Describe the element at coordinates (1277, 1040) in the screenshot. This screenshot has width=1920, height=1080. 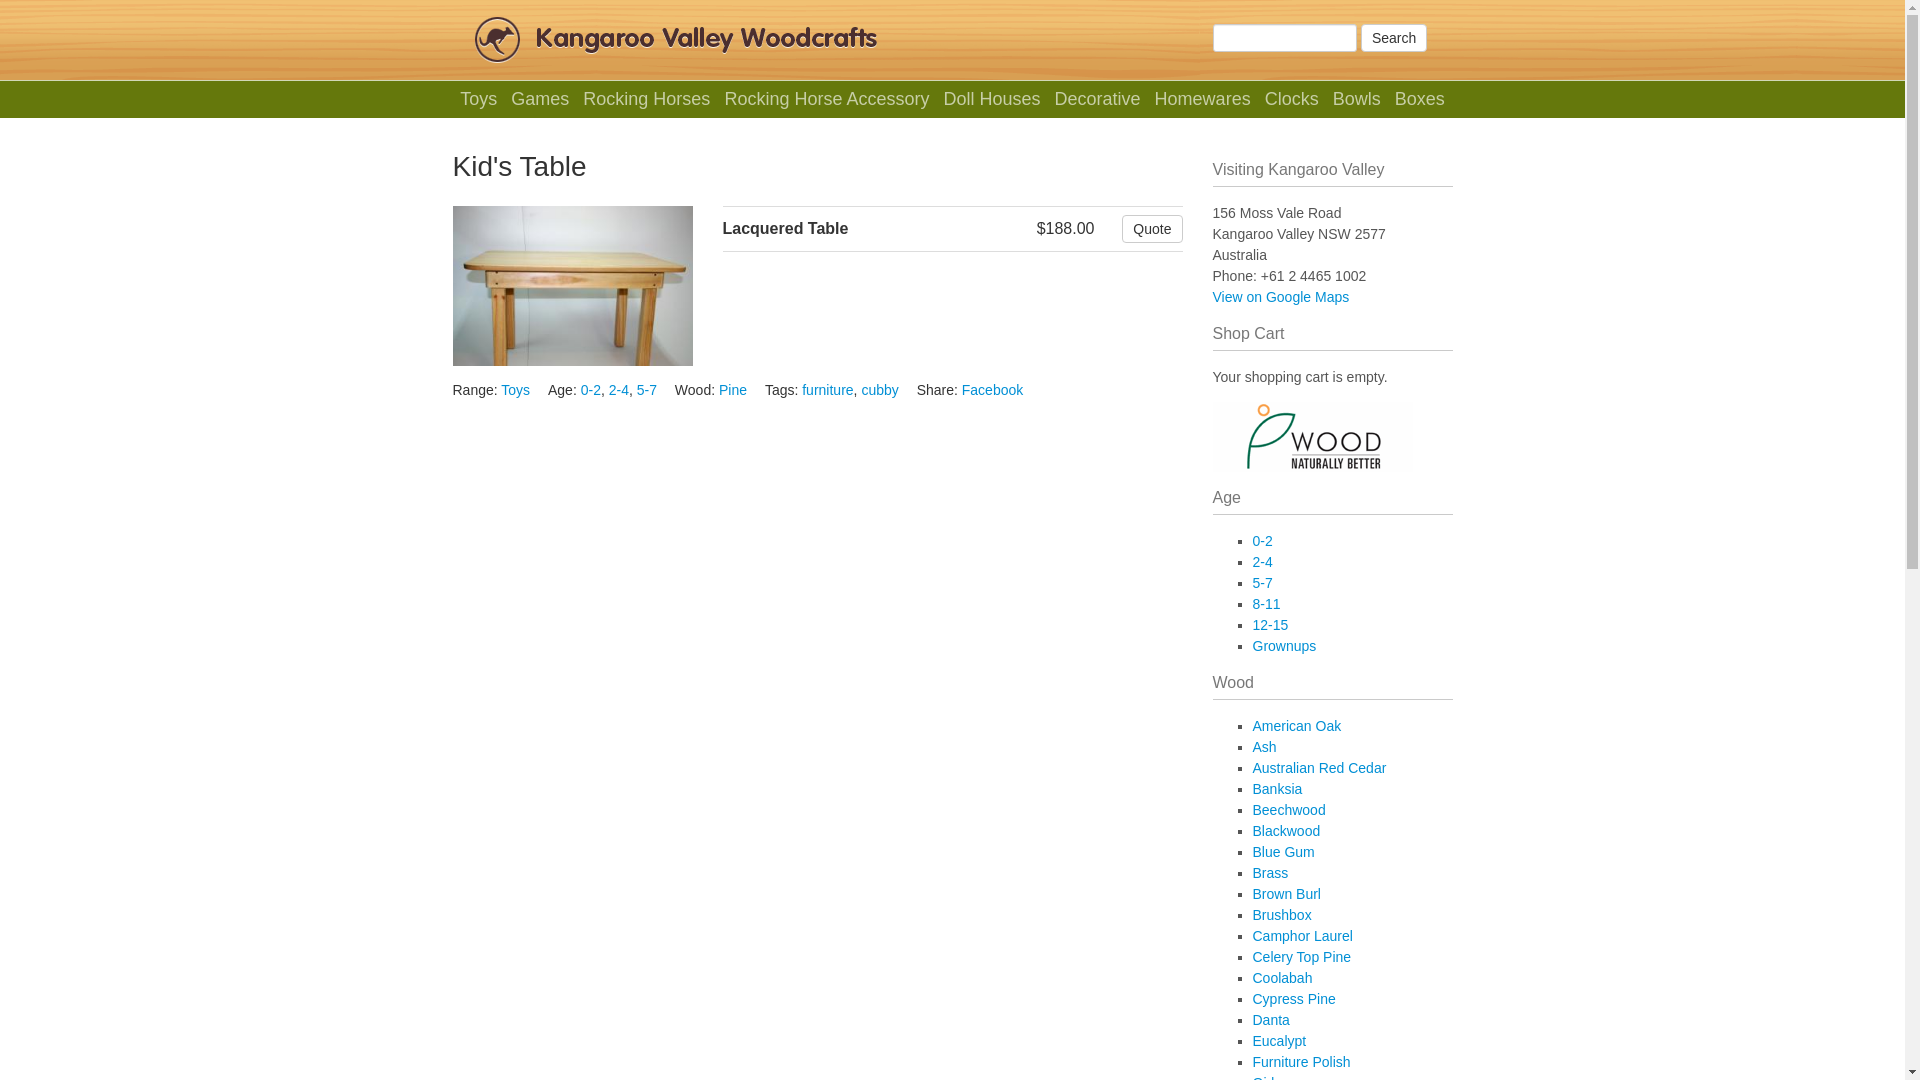
I see `'Eucalypt'` at that location.